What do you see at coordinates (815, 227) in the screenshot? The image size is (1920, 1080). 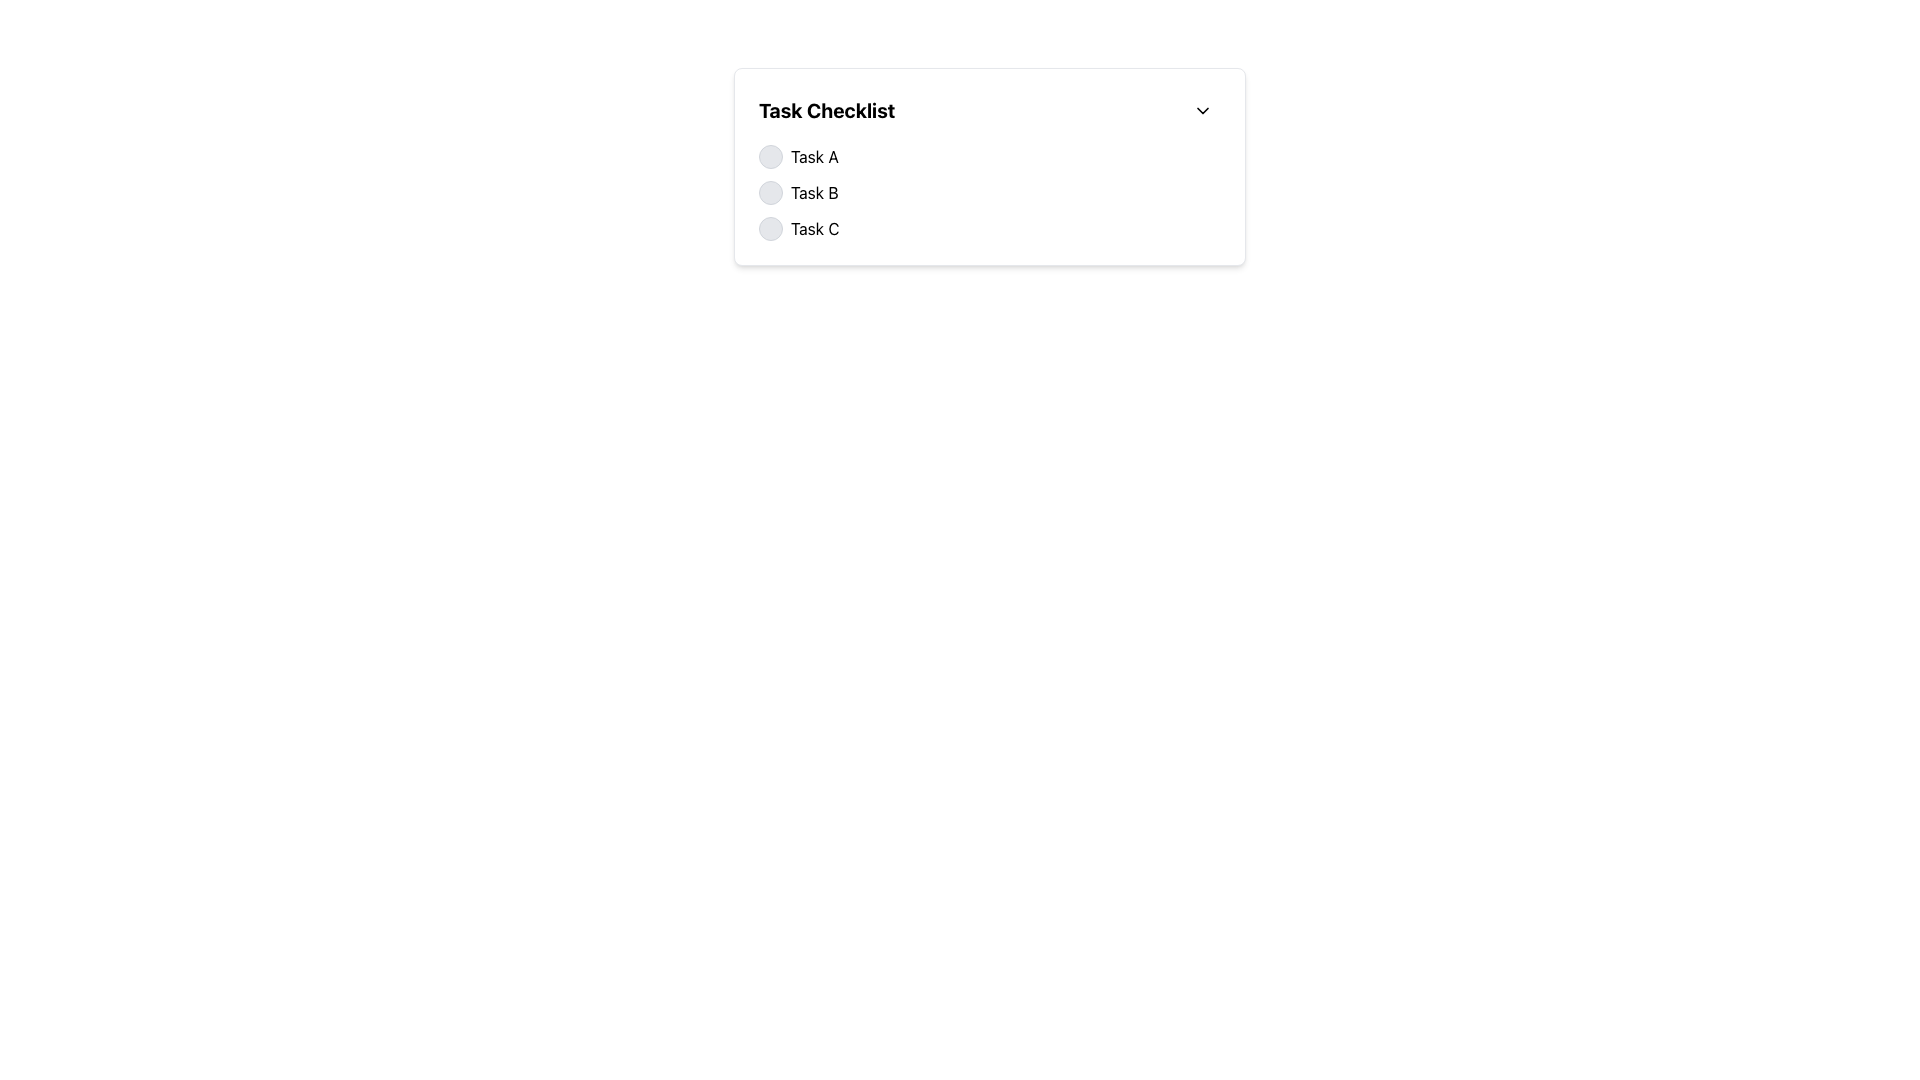 I see `the text label describing 'Task C' in the checklist interface, which is the third entry in the list and is associated with an adjacent selector for marking it as selected` at bounding box center [815, 227].